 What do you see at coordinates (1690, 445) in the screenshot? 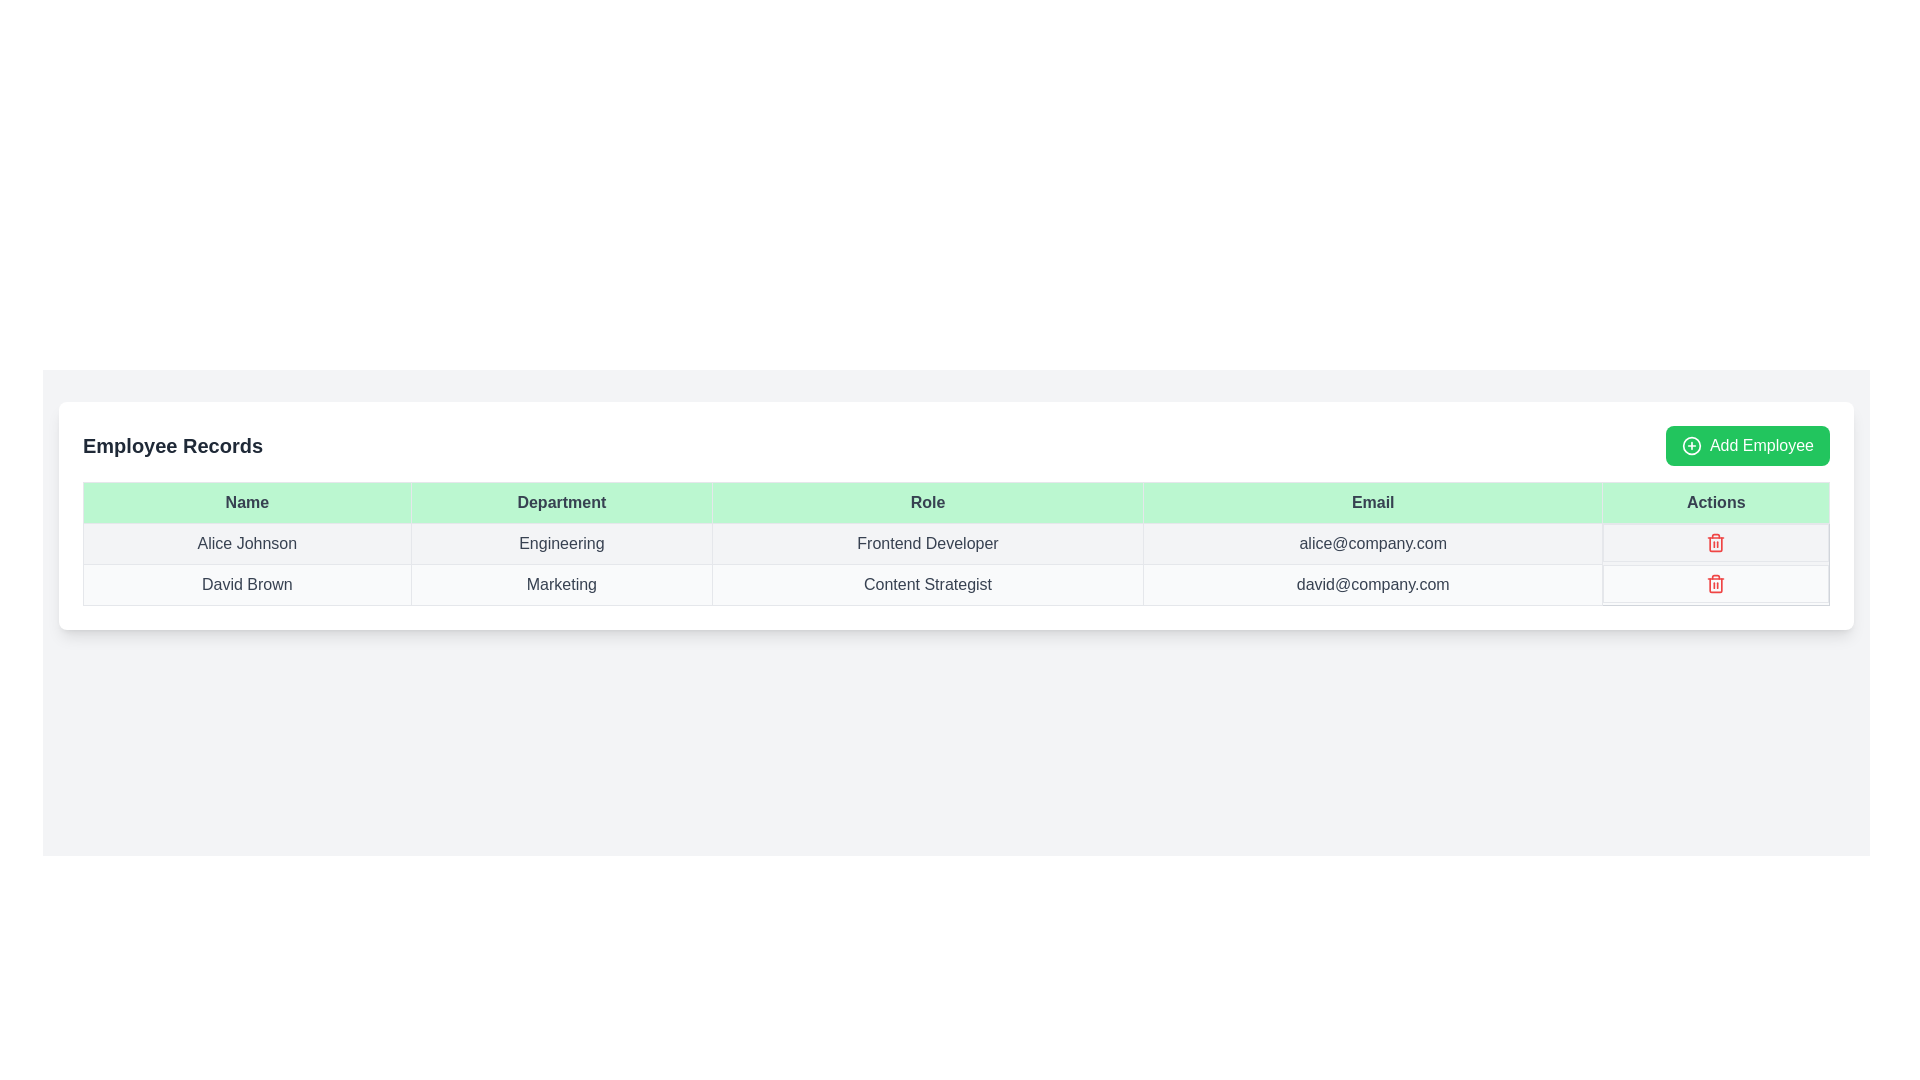
I see `the circular icon with a plus sign in its center, which is part of the 'Add Employee' button located on the top-right side of the employee table interface` at bounding box center [1690, 445].